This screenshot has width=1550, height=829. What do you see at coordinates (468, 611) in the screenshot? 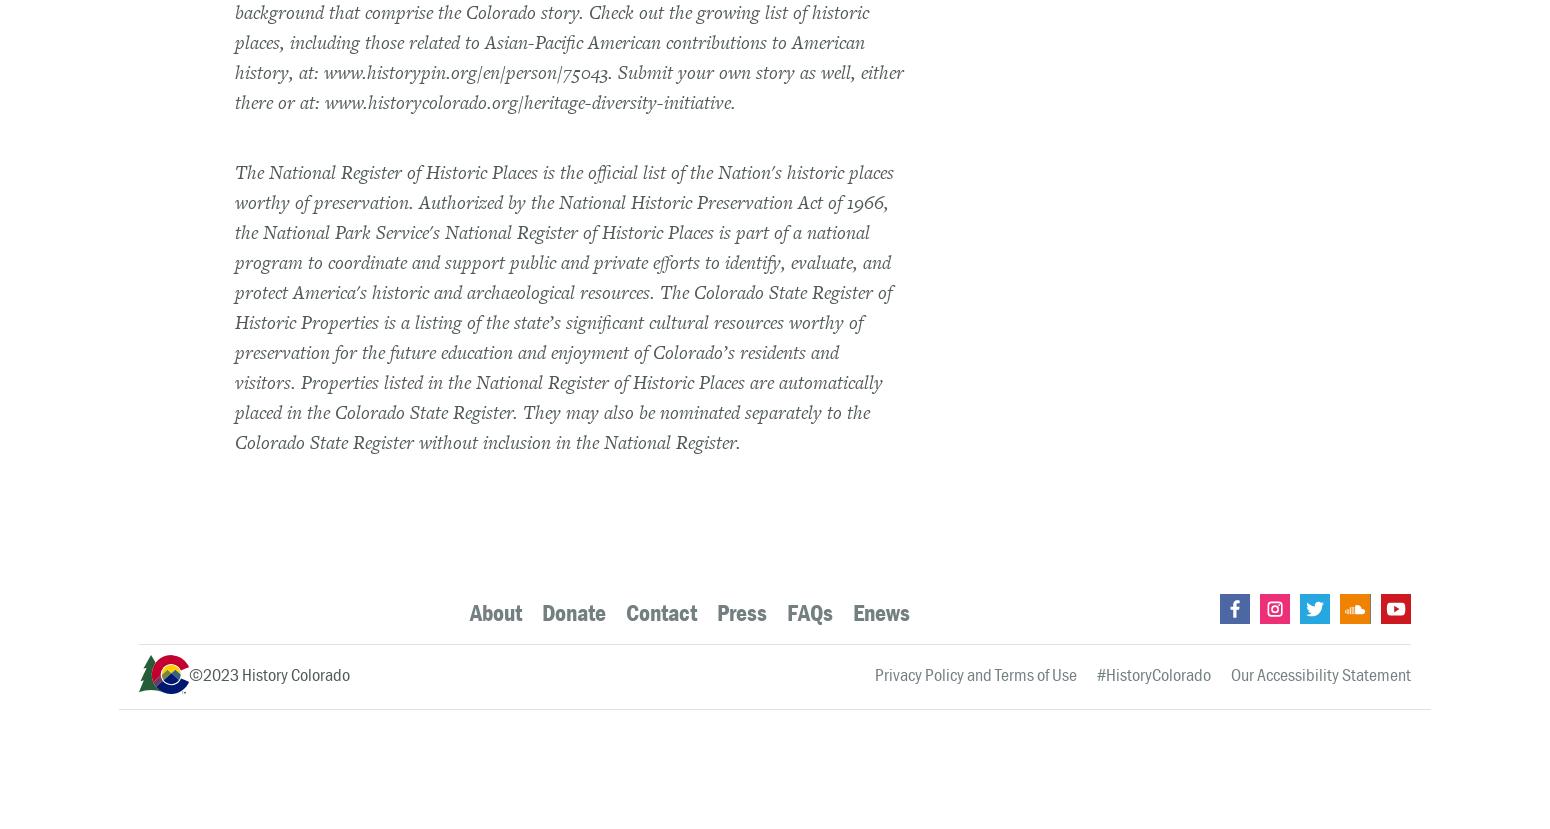
I see `'About'` at bounding box center [468, 611].